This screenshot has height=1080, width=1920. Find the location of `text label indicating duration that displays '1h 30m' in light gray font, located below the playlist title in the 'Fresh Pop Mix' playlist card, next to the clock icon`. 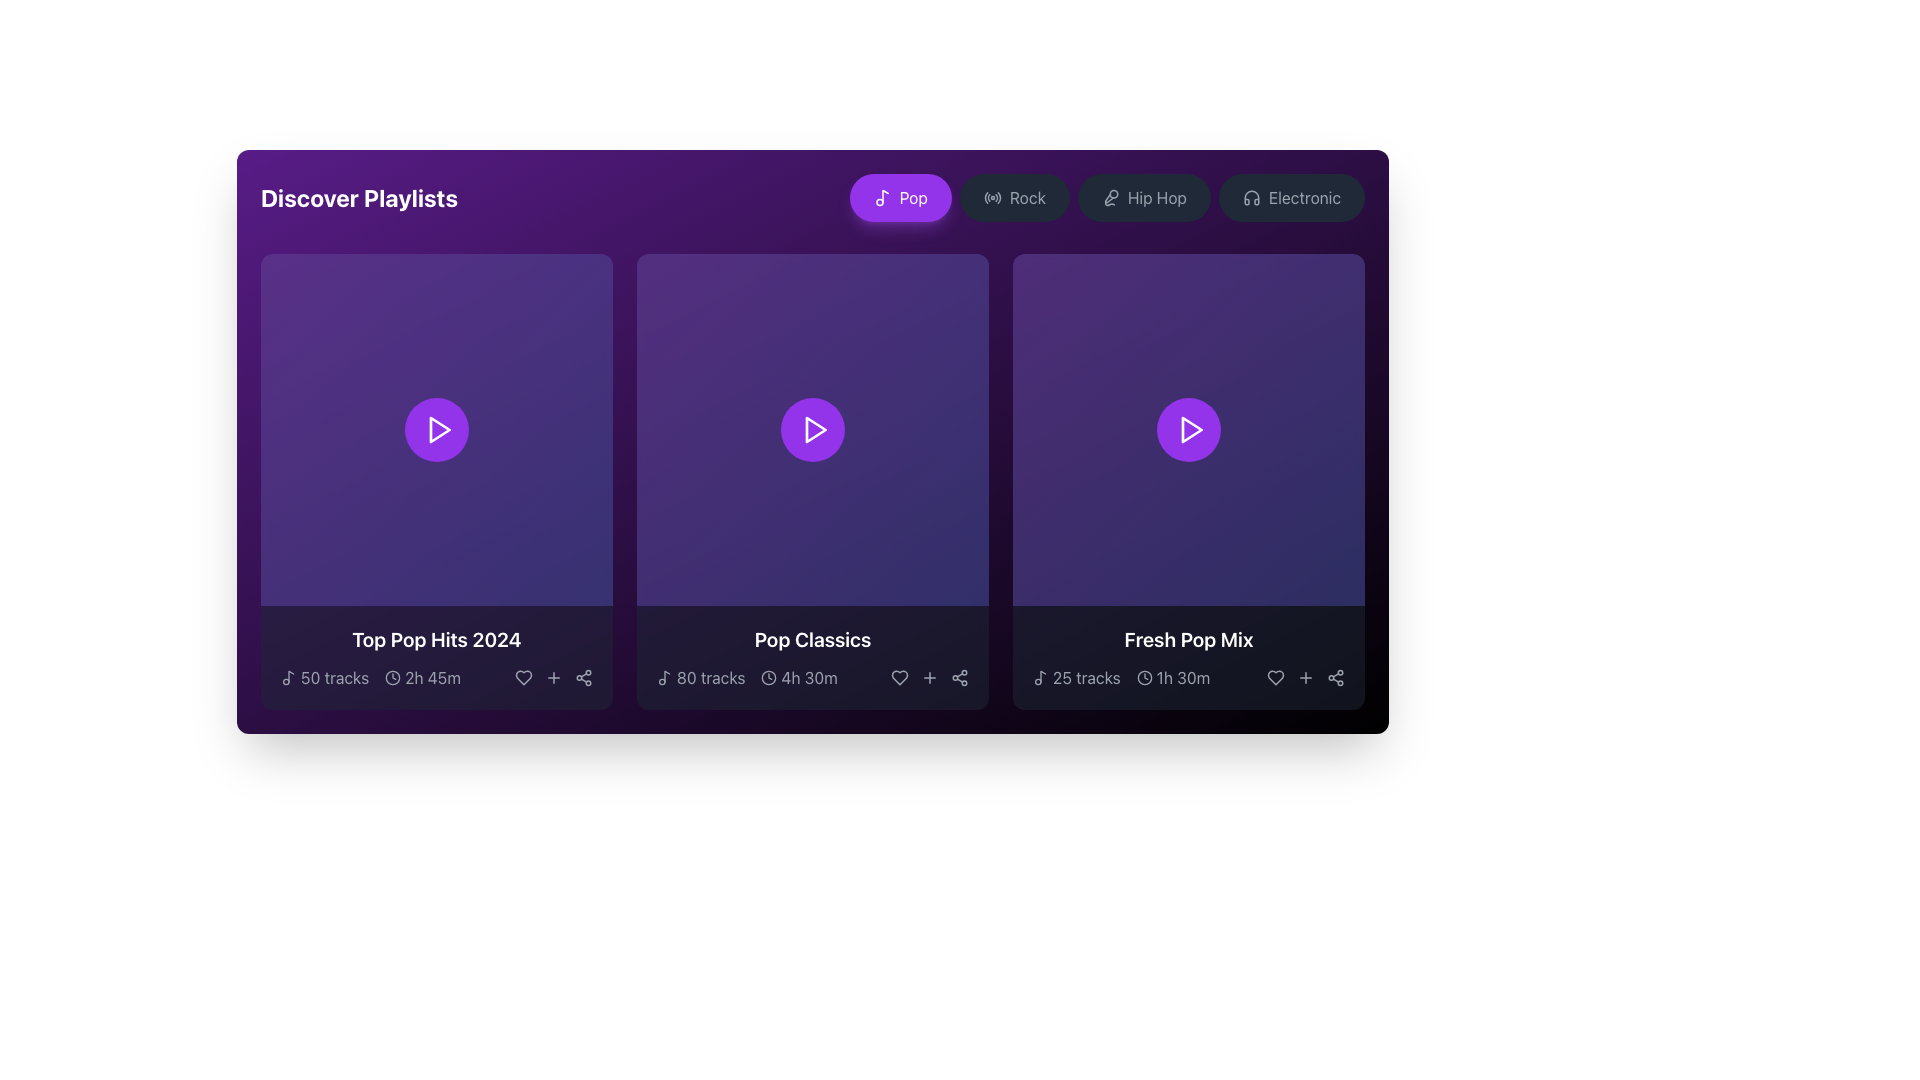

text label indicating duration that displays '1h 30m' in light gray font, located below the playlist title in the 'Fresh Pop Mix' playlist card, next to the clock icon is located at coordinates (1183, 677).